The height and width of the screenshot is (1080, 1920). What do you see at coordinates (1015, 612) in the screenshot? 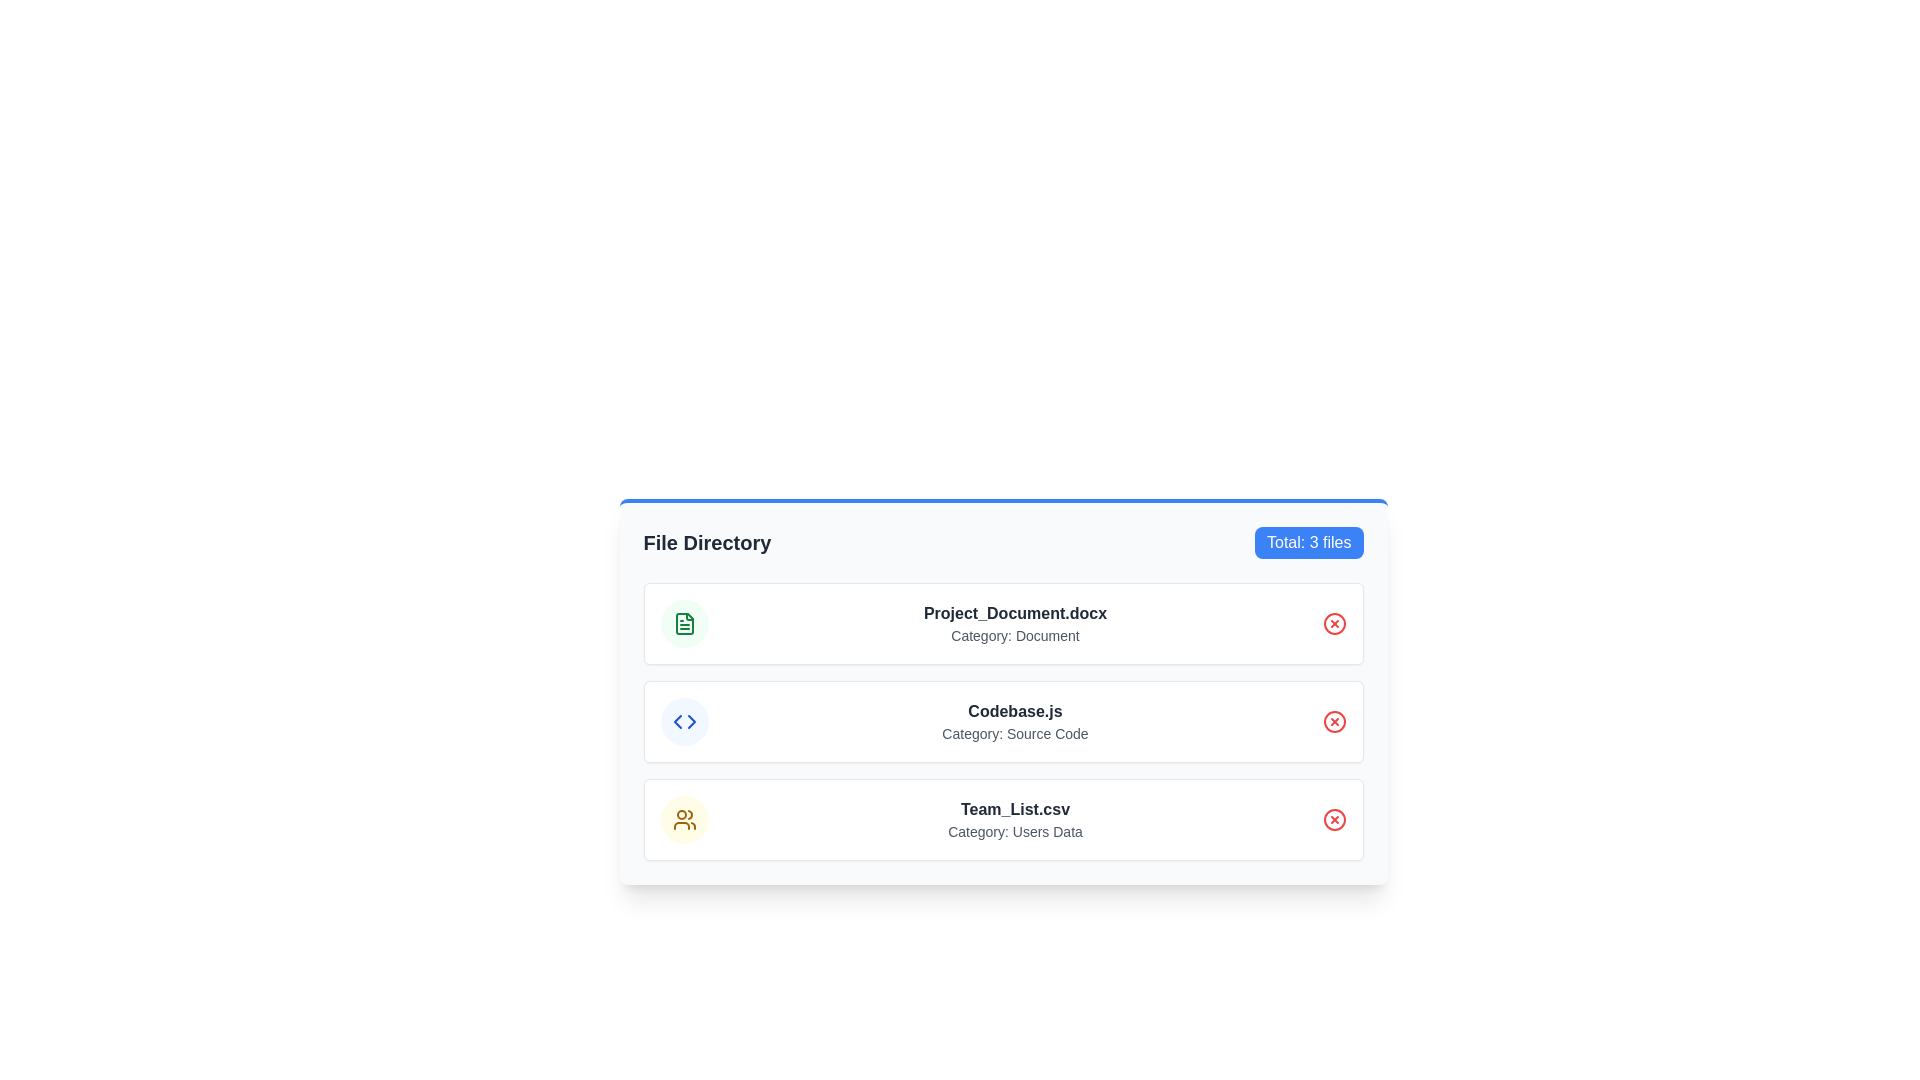
I see `the Text Label that displays the name of a document file, positioned centrally in the first row above 'Category: Document' and adjacent to the file icon and action icon` at bounding box center [1015, 612].